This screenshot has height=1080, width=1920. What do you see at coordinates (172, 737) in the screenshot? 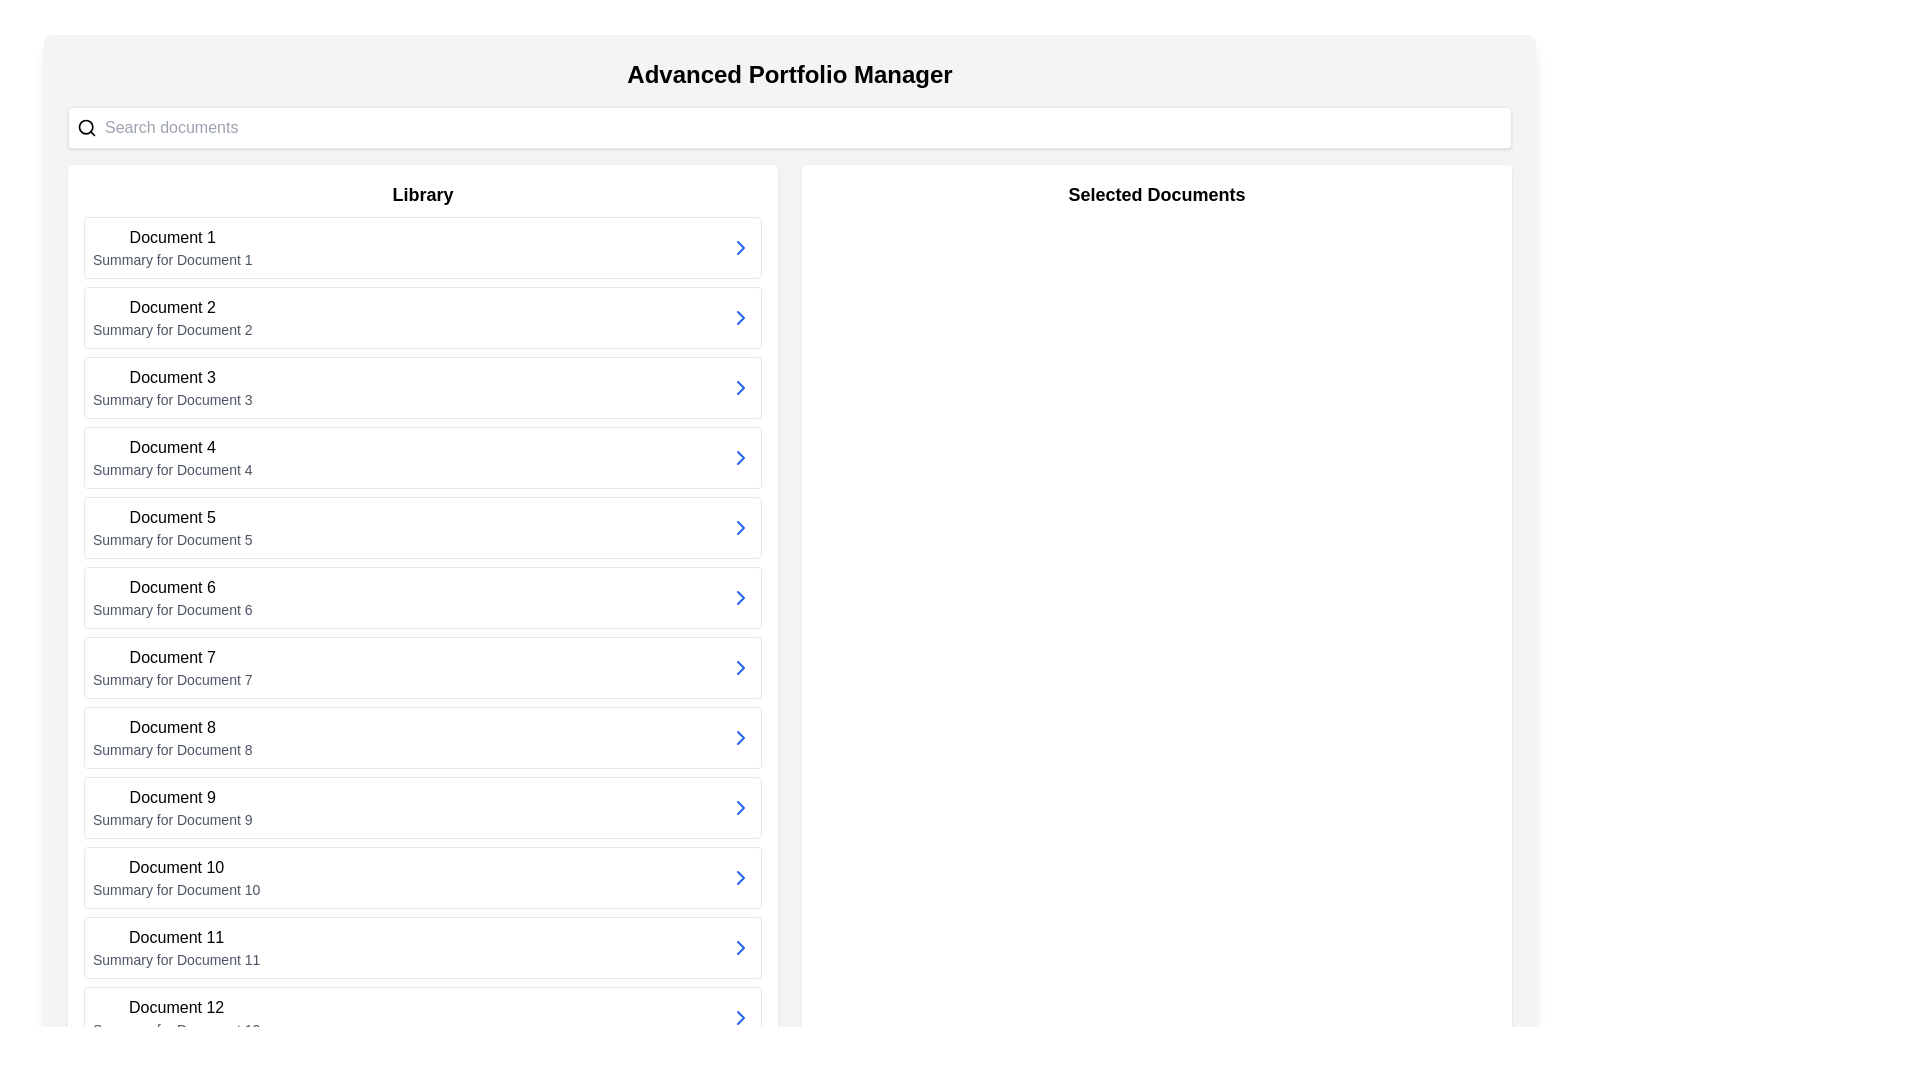
I see `the text box displaying 'Document 8' with the subtitle 'Summary for Document 8', which is the eighth item in the Library section of the vertical list` at bounding box center [172, 737].